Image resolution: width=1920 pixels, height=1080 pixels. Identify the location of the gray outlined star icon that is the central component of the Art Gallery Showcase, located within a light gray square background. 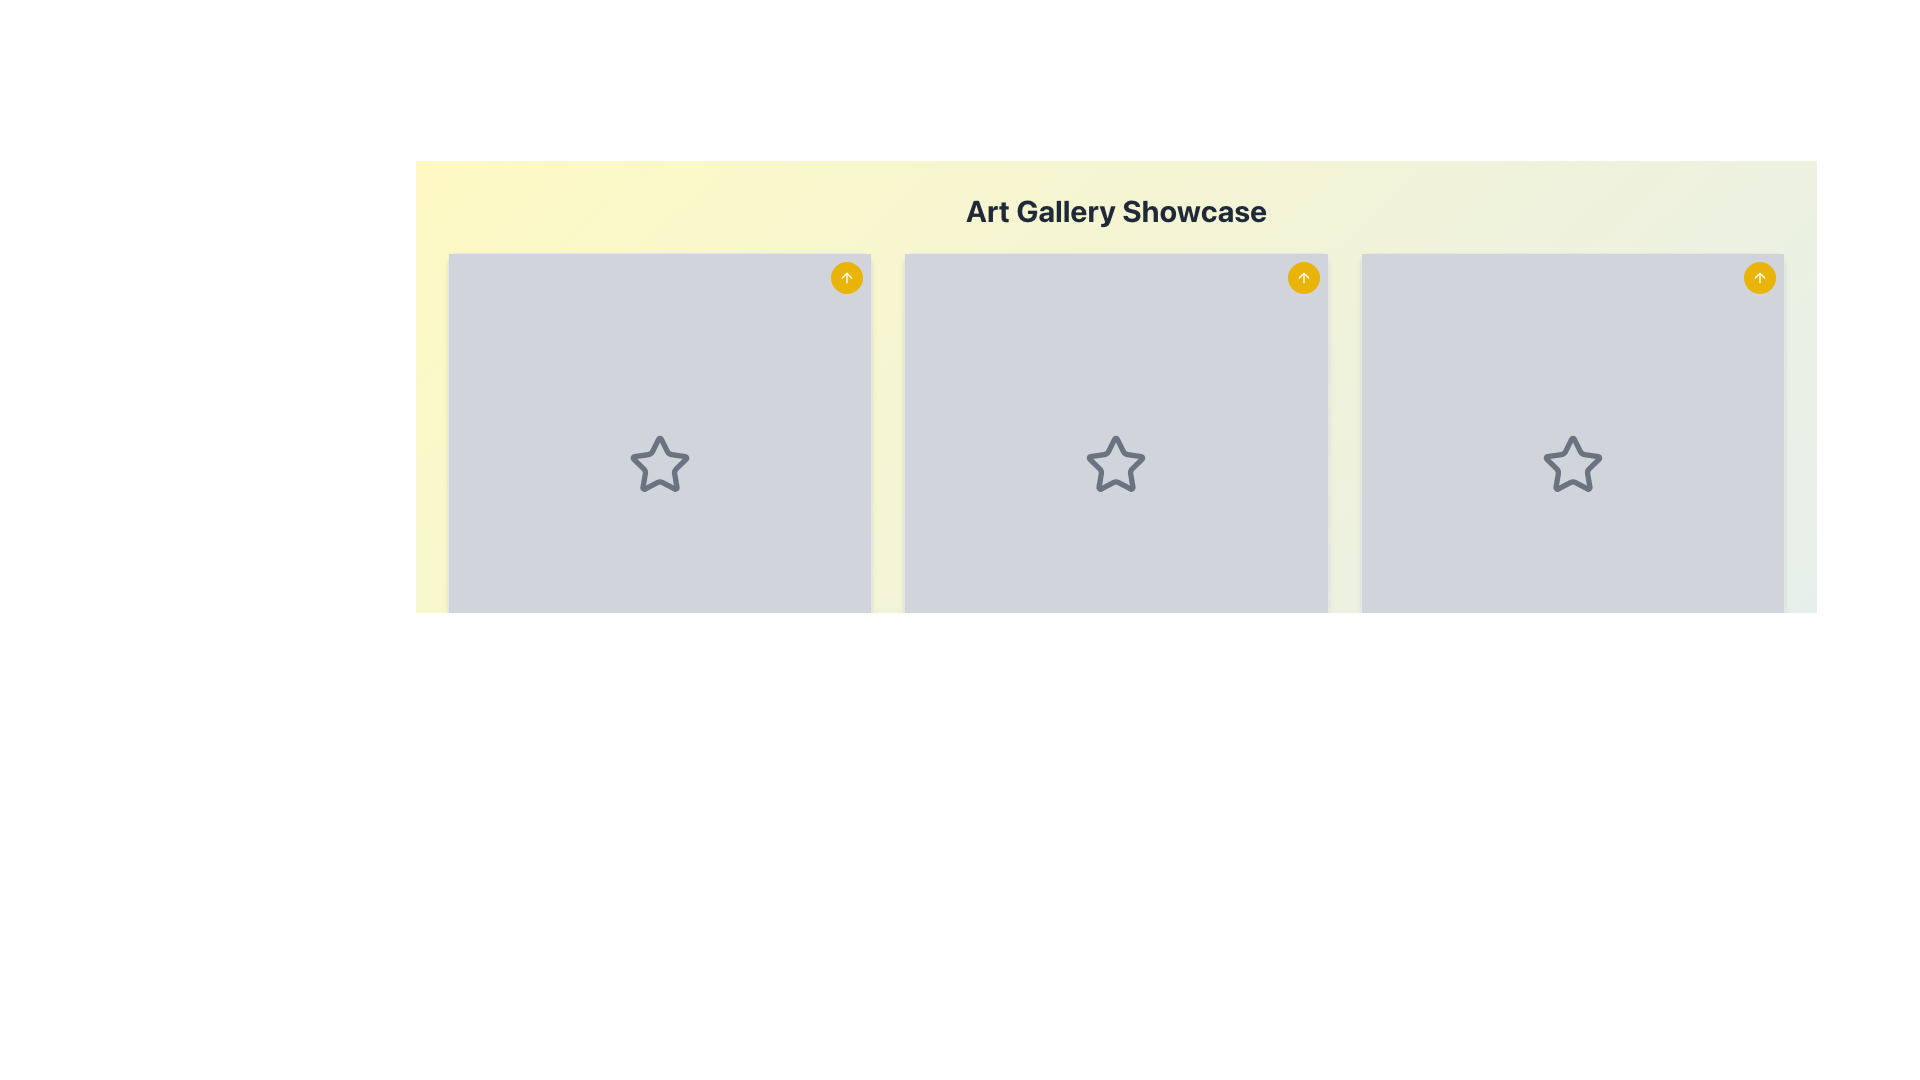
(1115, 462).